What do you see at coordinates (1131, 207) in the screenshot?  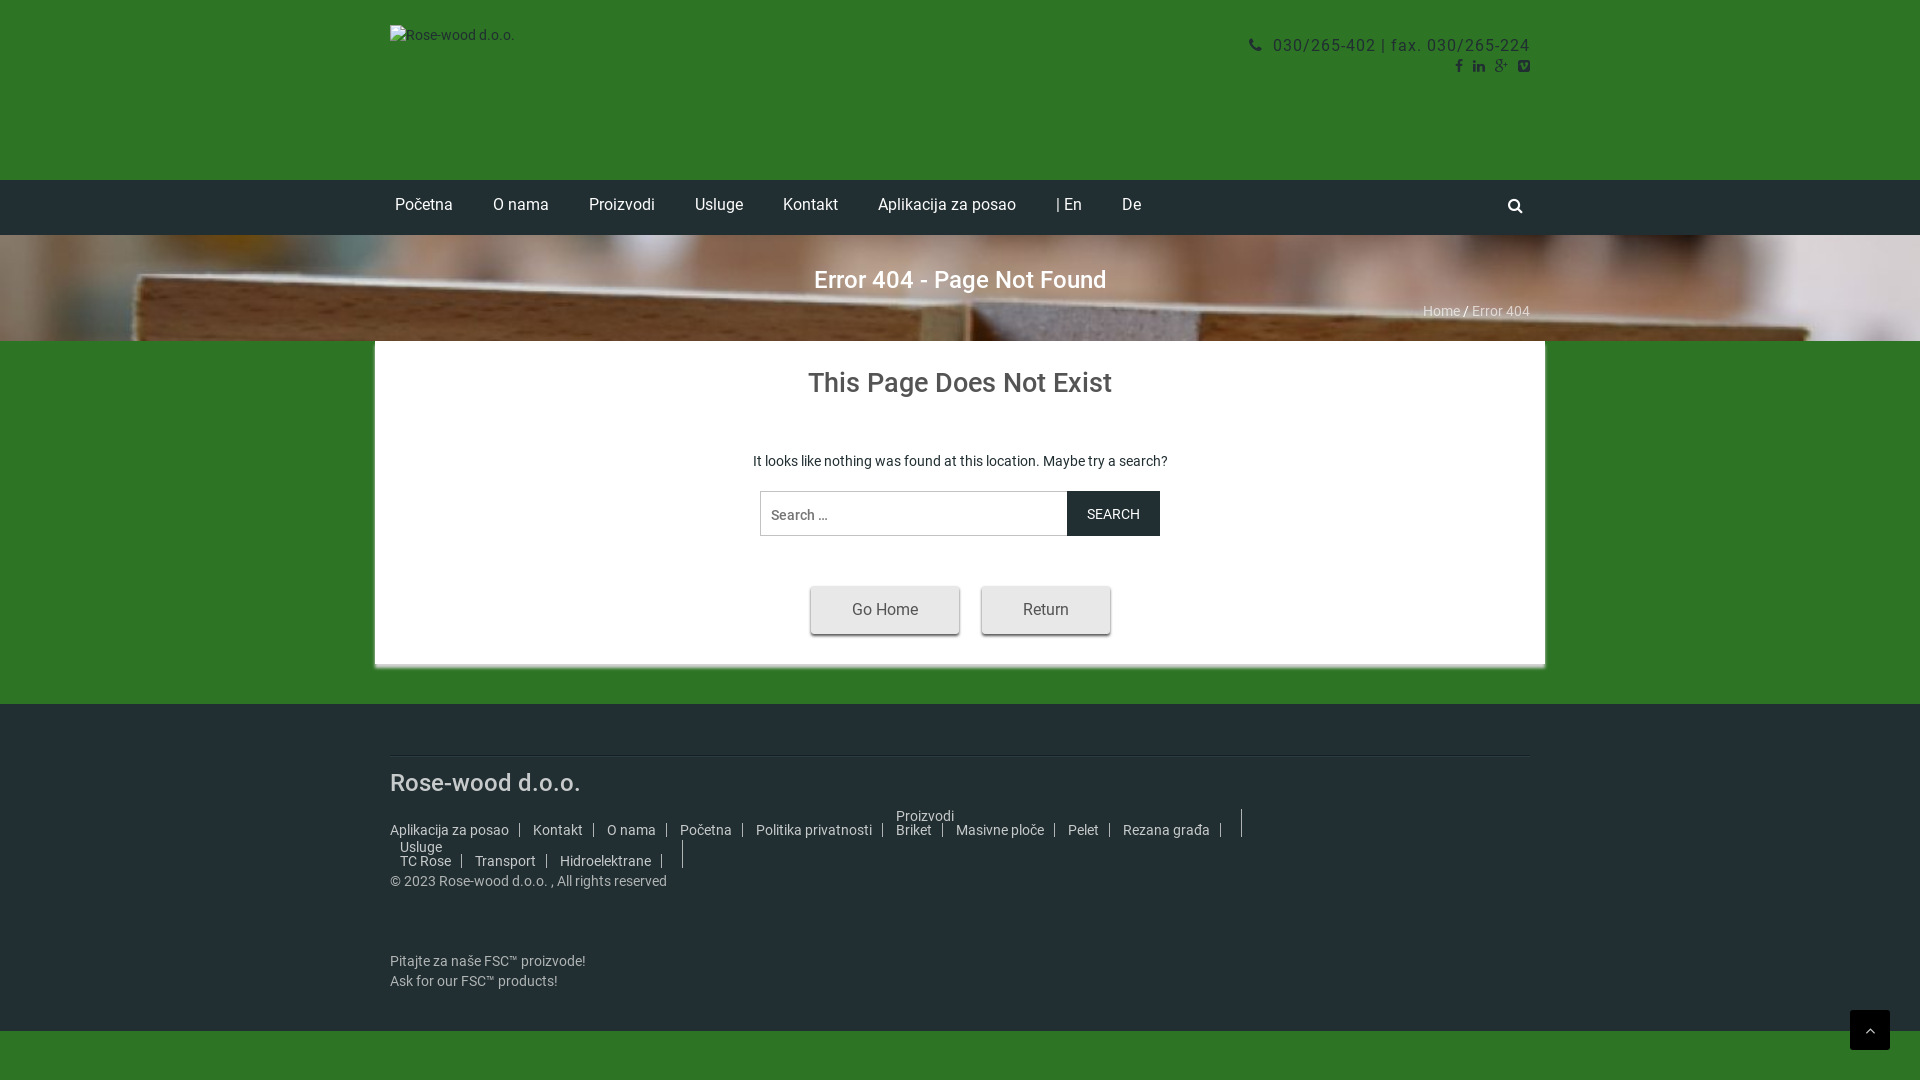 I see `'De'` at bounding box center [1131, 207].